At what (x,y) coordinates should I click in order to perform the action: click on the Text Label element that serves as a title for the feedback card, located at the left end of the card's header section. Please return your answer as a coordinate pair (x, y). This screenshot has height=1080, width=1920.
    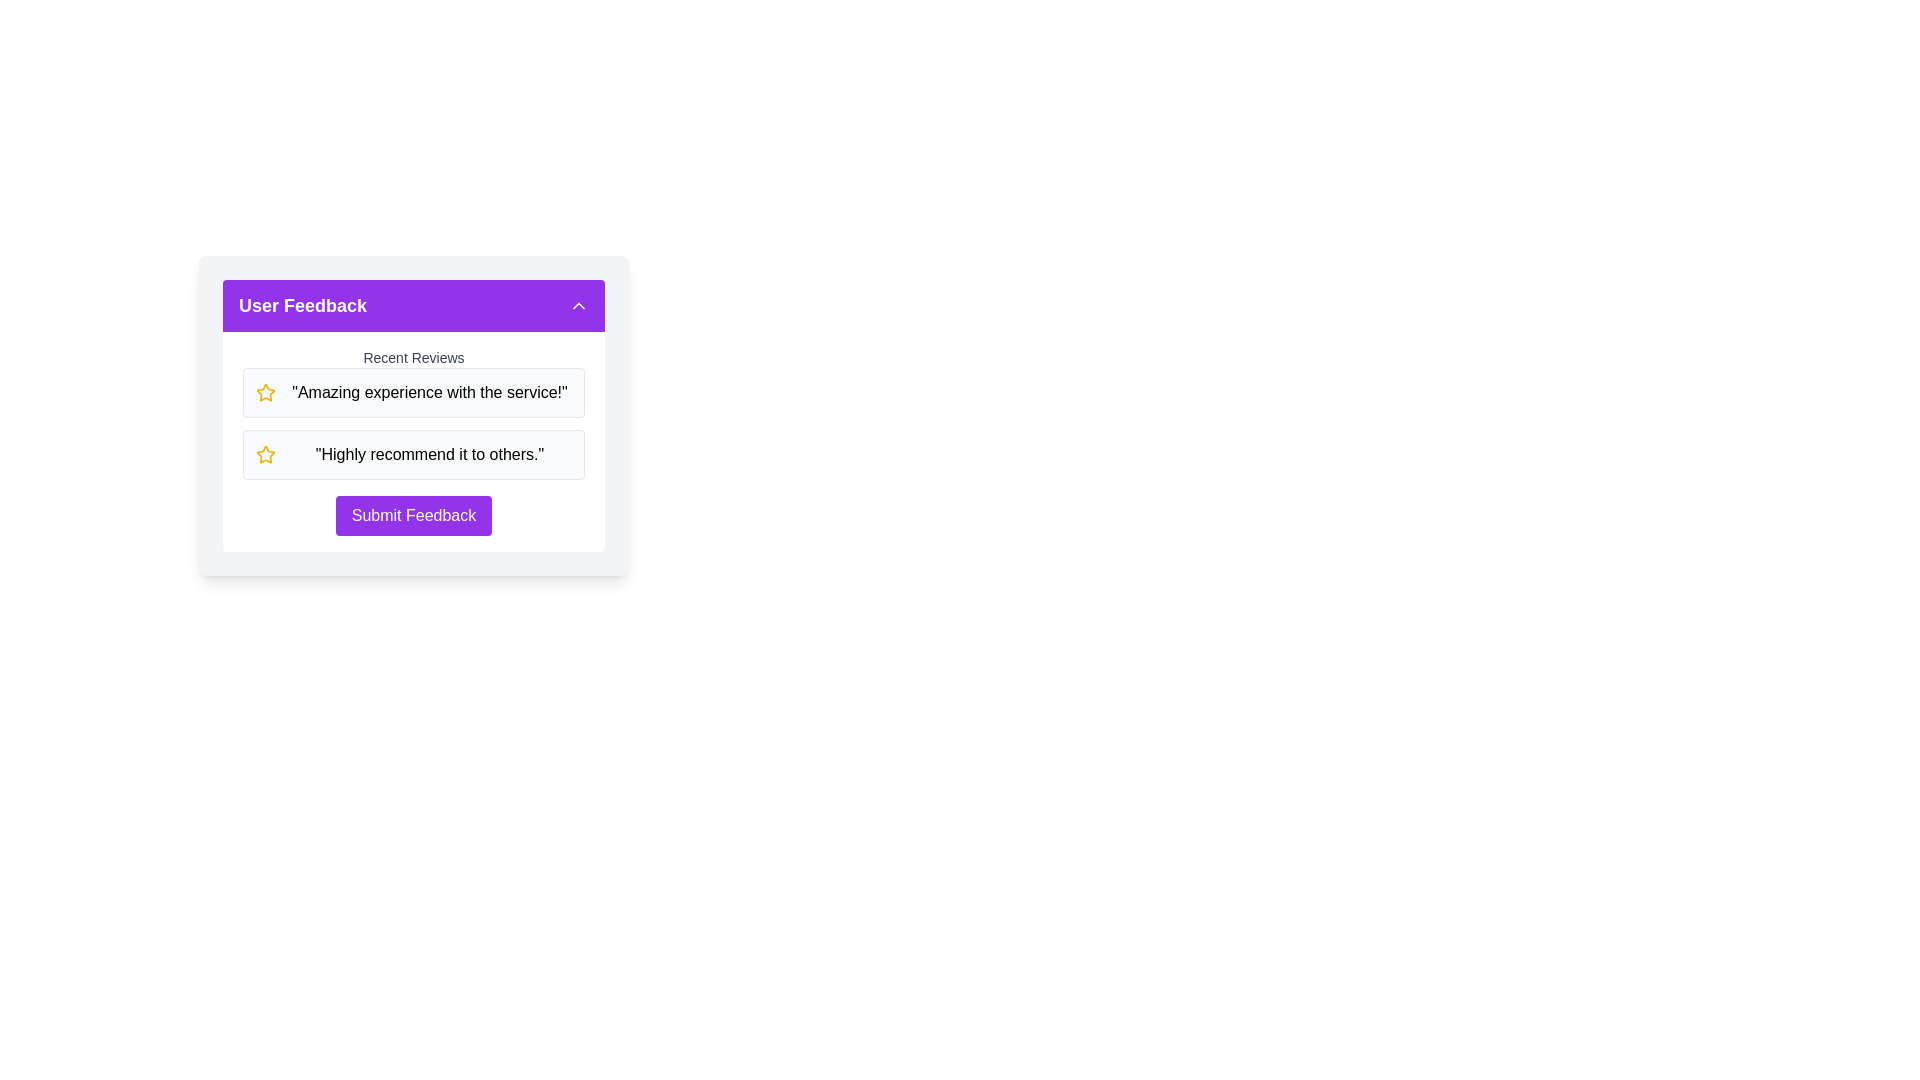
    Looking at the image, I should click on (301, 305).